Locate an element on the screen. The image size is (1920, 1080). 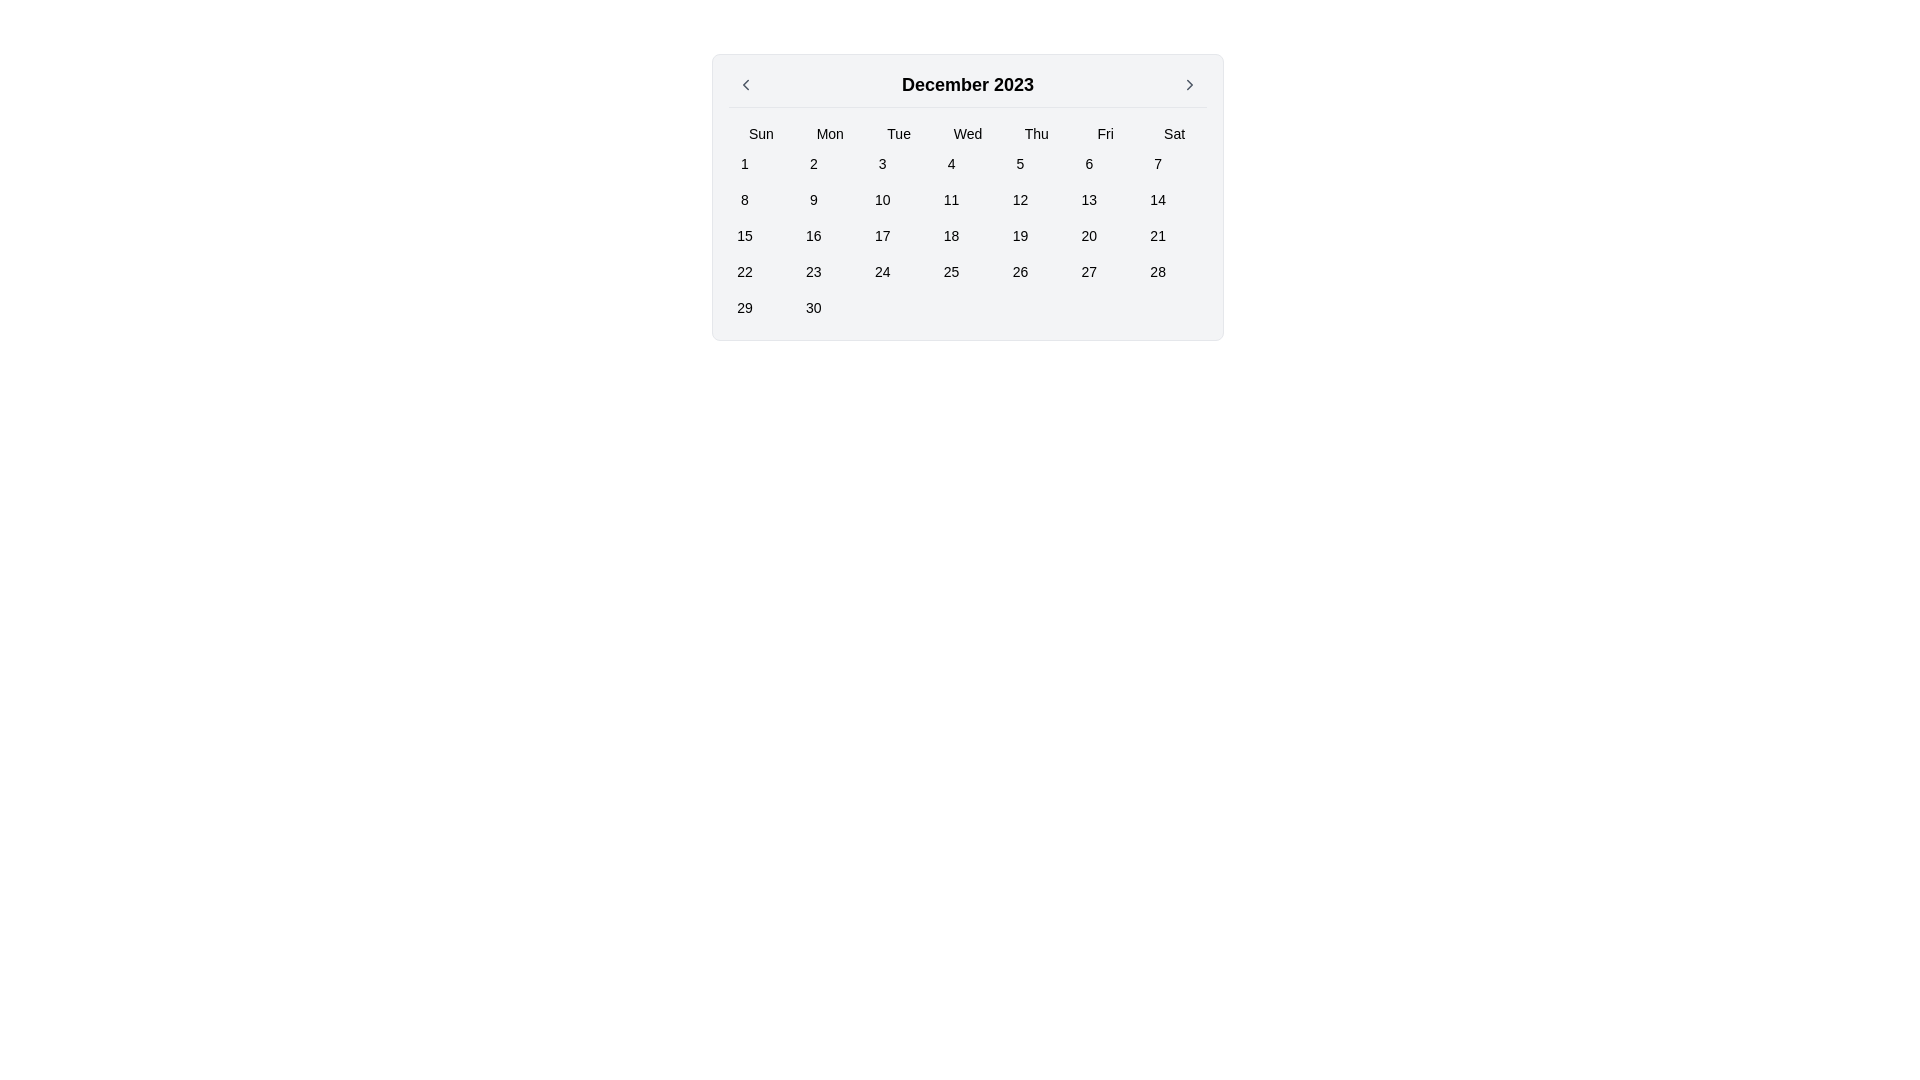
the button that allows users to select the 7th day of the month, located in the calendar grid under the 'Sat' column is located at coordinates (1158, 163).